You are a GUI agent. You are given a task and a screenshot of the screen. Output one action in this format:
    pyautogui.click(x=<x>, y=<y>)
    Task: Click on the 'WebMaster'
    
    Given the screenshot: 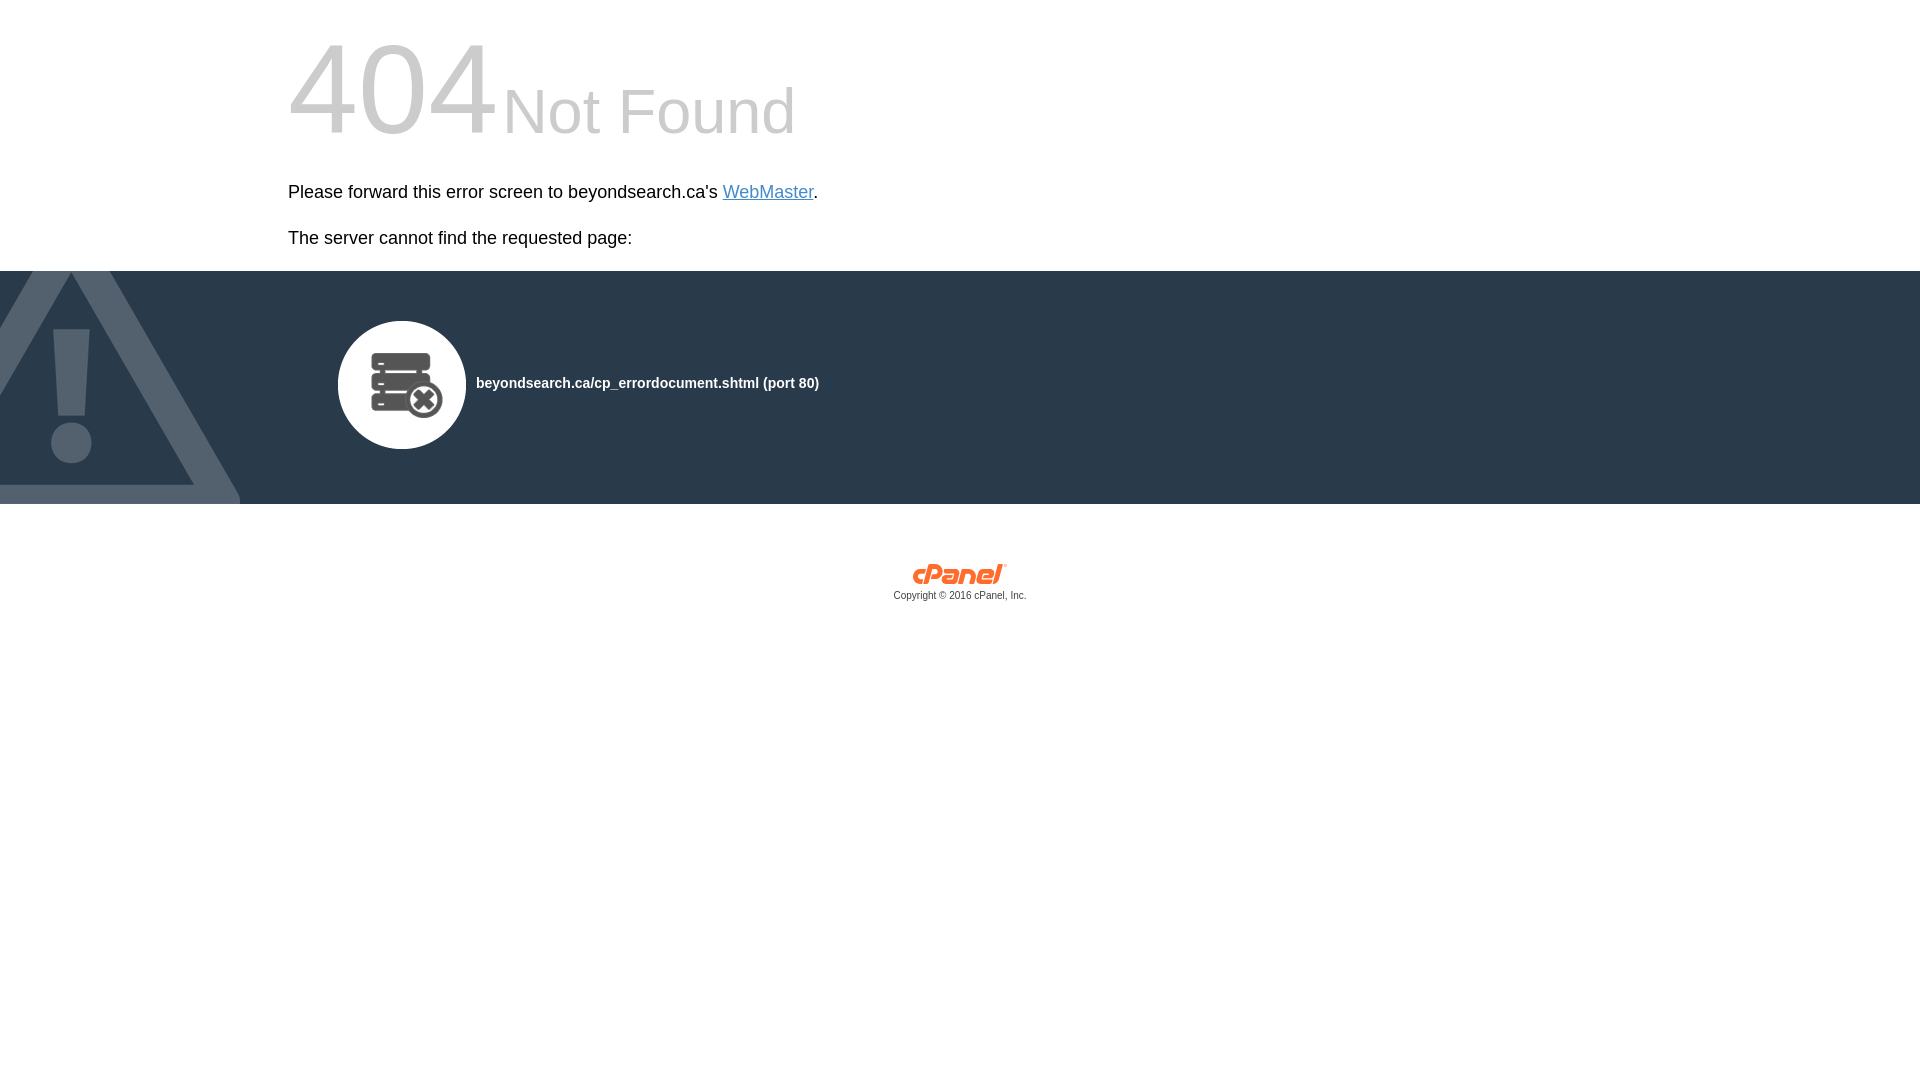 What is the action you would take?
    pyautogui.click(x=767, y=192)
    